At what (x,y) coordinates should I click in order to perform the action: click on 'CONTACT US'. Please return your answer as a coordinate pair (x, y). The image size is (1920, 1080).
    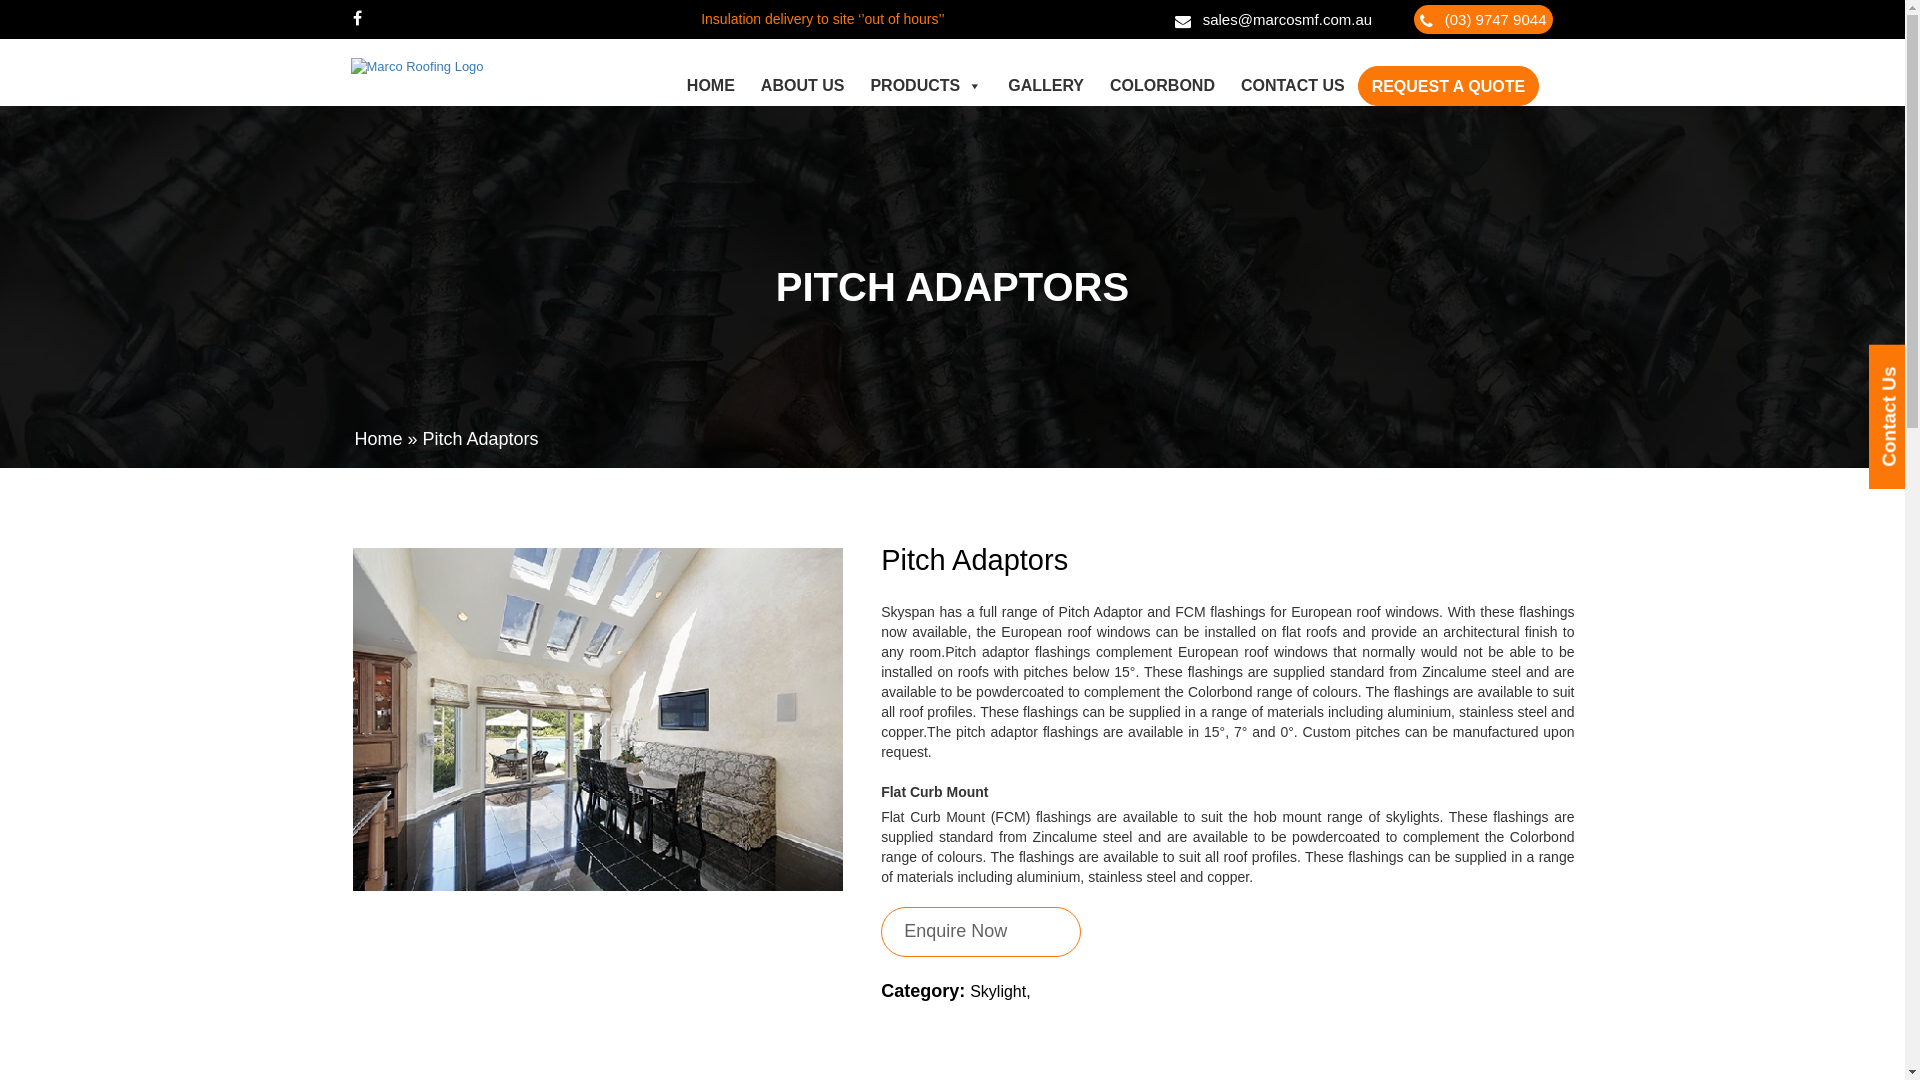
    Looking at the image, I should click on (1292, 84).